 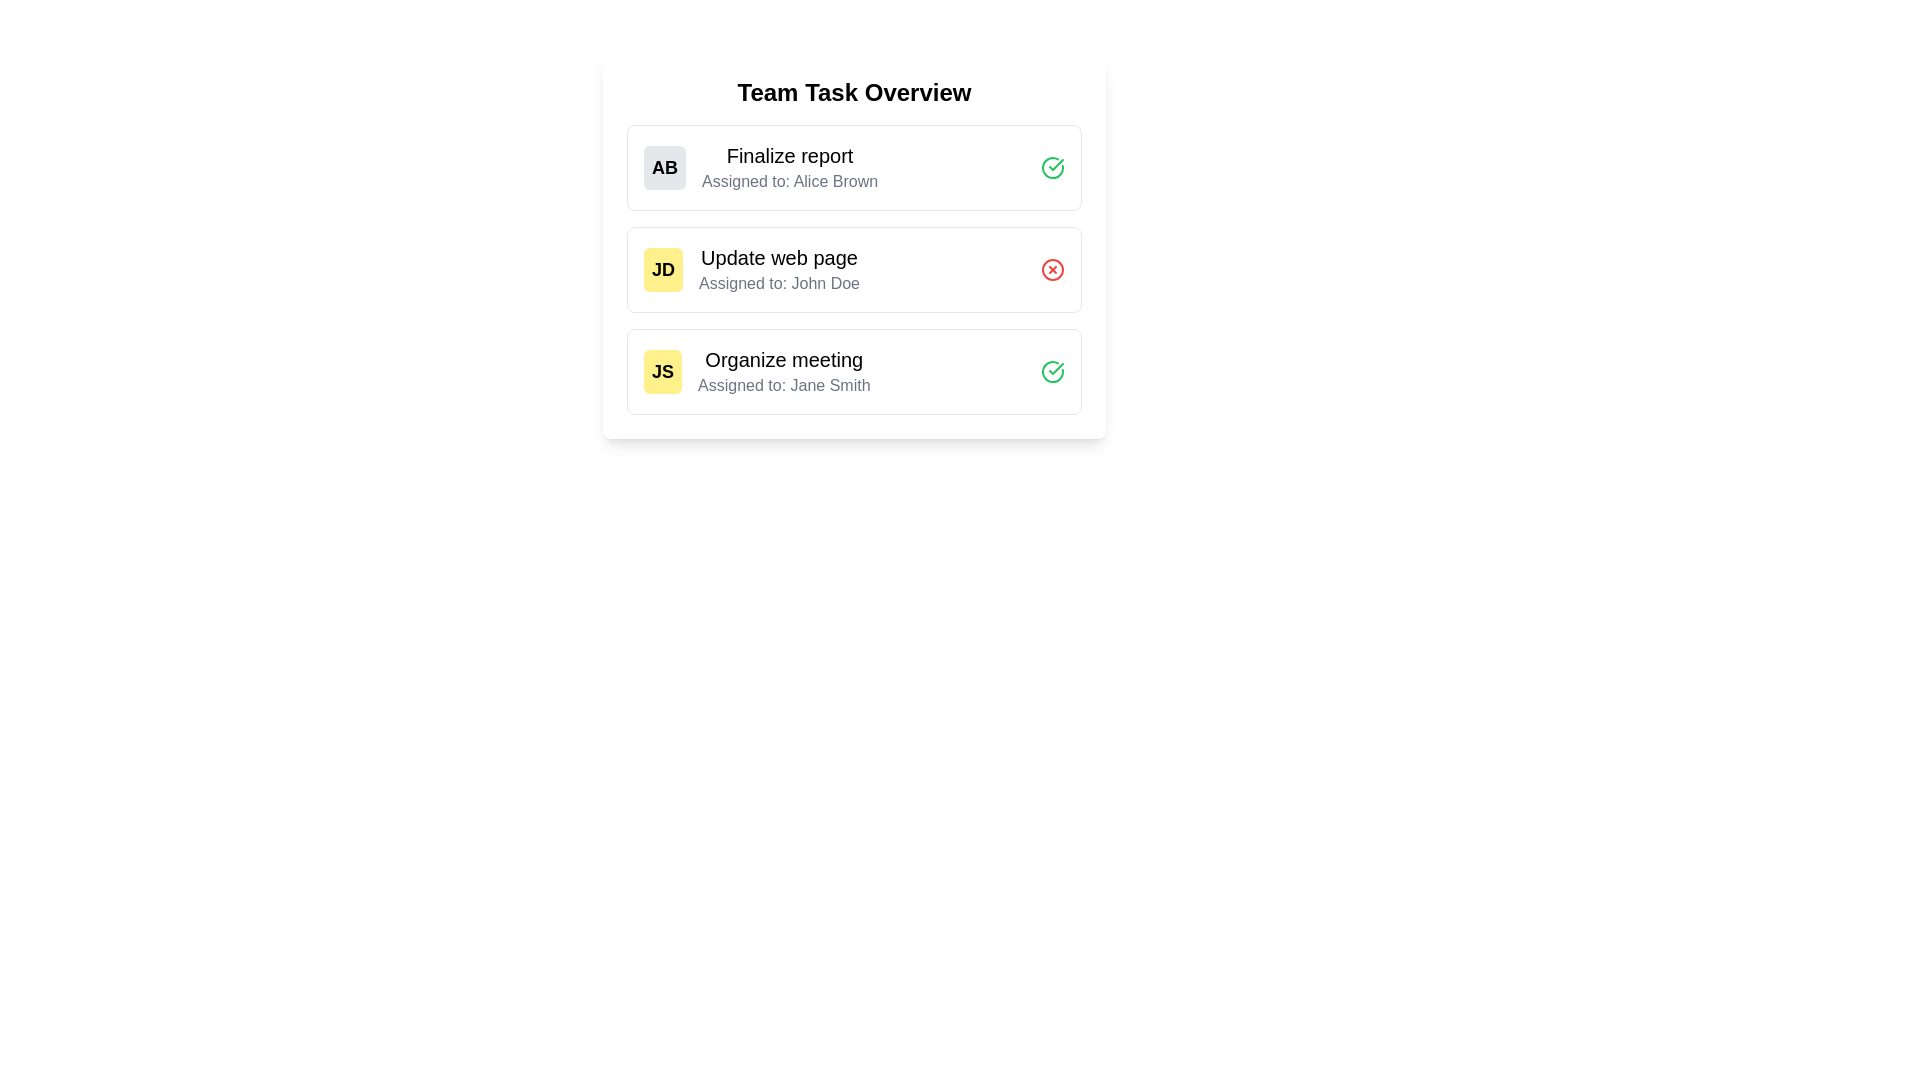 I want to click on the green checkmark icon within a circular badge located at the end of the 'Organize meeting' list item, which indicates completion, so click(x=1055, y=164).